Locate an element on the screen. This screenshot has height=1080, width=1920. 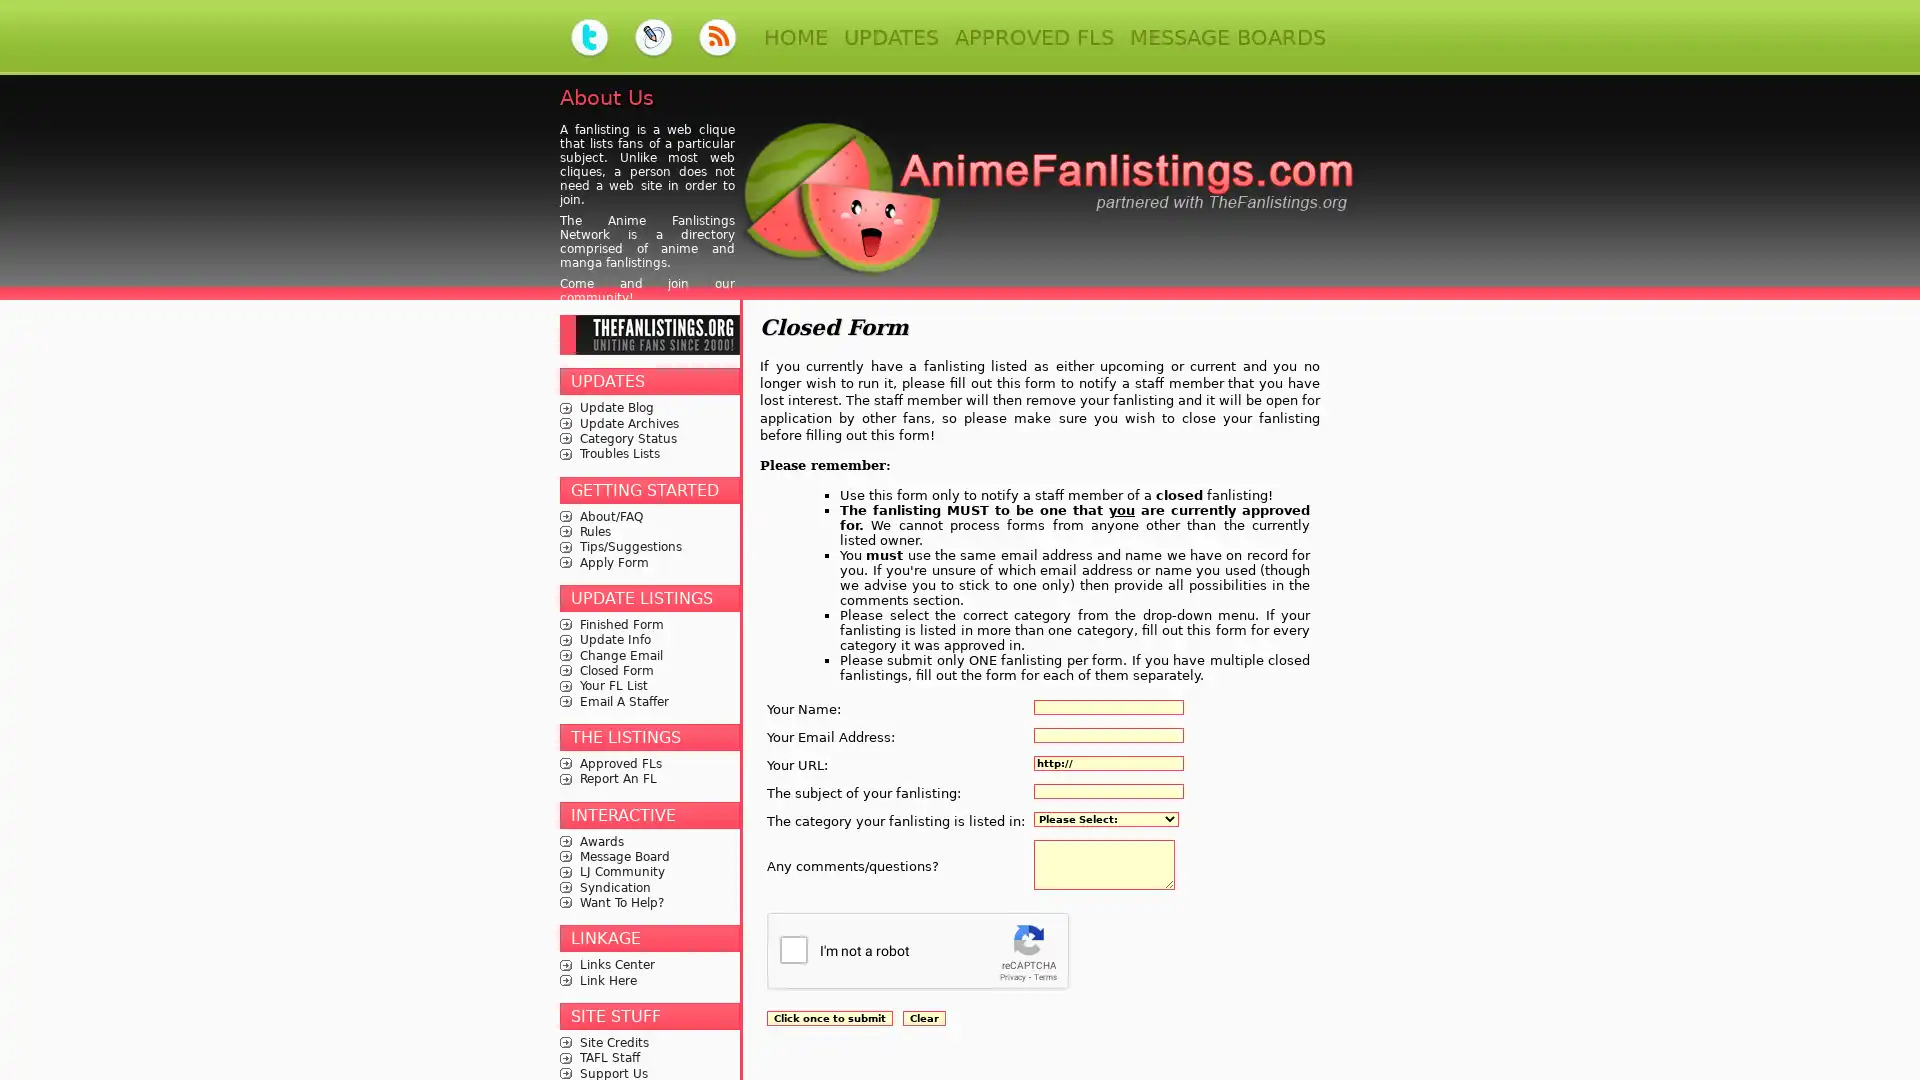
Click once to submit is located at coordinates (830, 1017).